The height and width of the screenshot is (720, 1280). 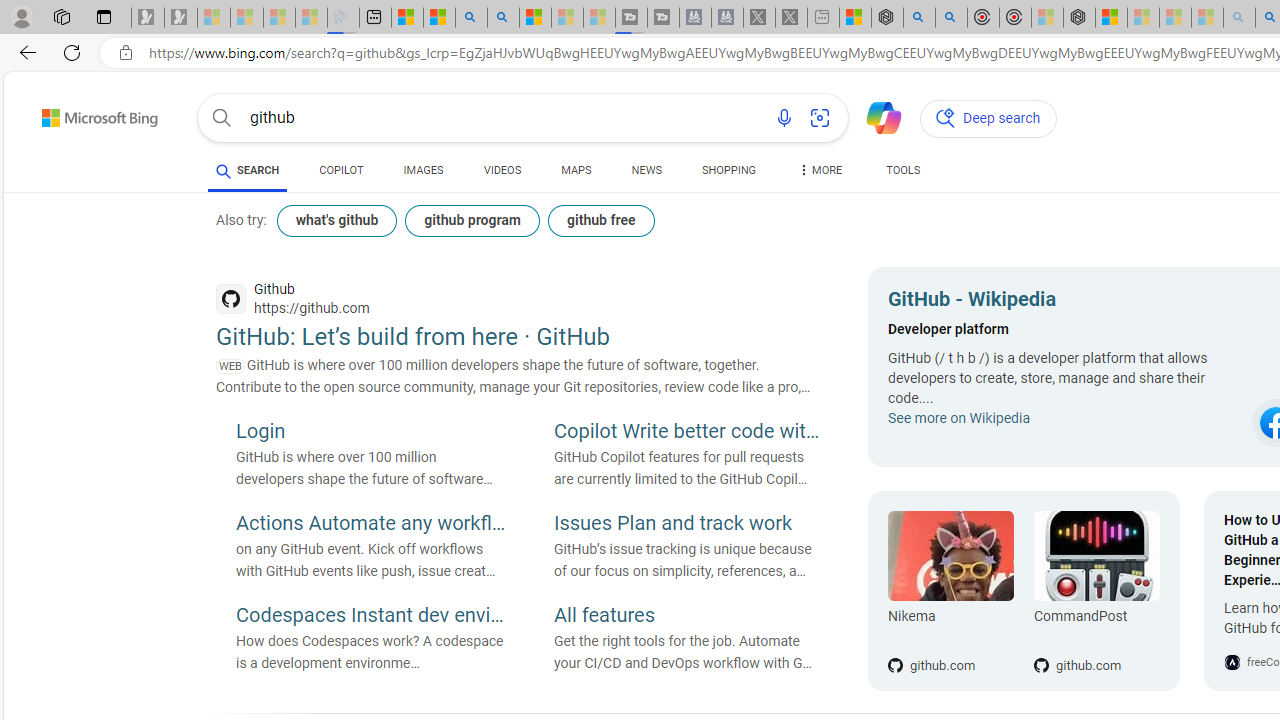 I want to click on 'CommandPost CommandPost github.com', so click(x=1085, y=590).